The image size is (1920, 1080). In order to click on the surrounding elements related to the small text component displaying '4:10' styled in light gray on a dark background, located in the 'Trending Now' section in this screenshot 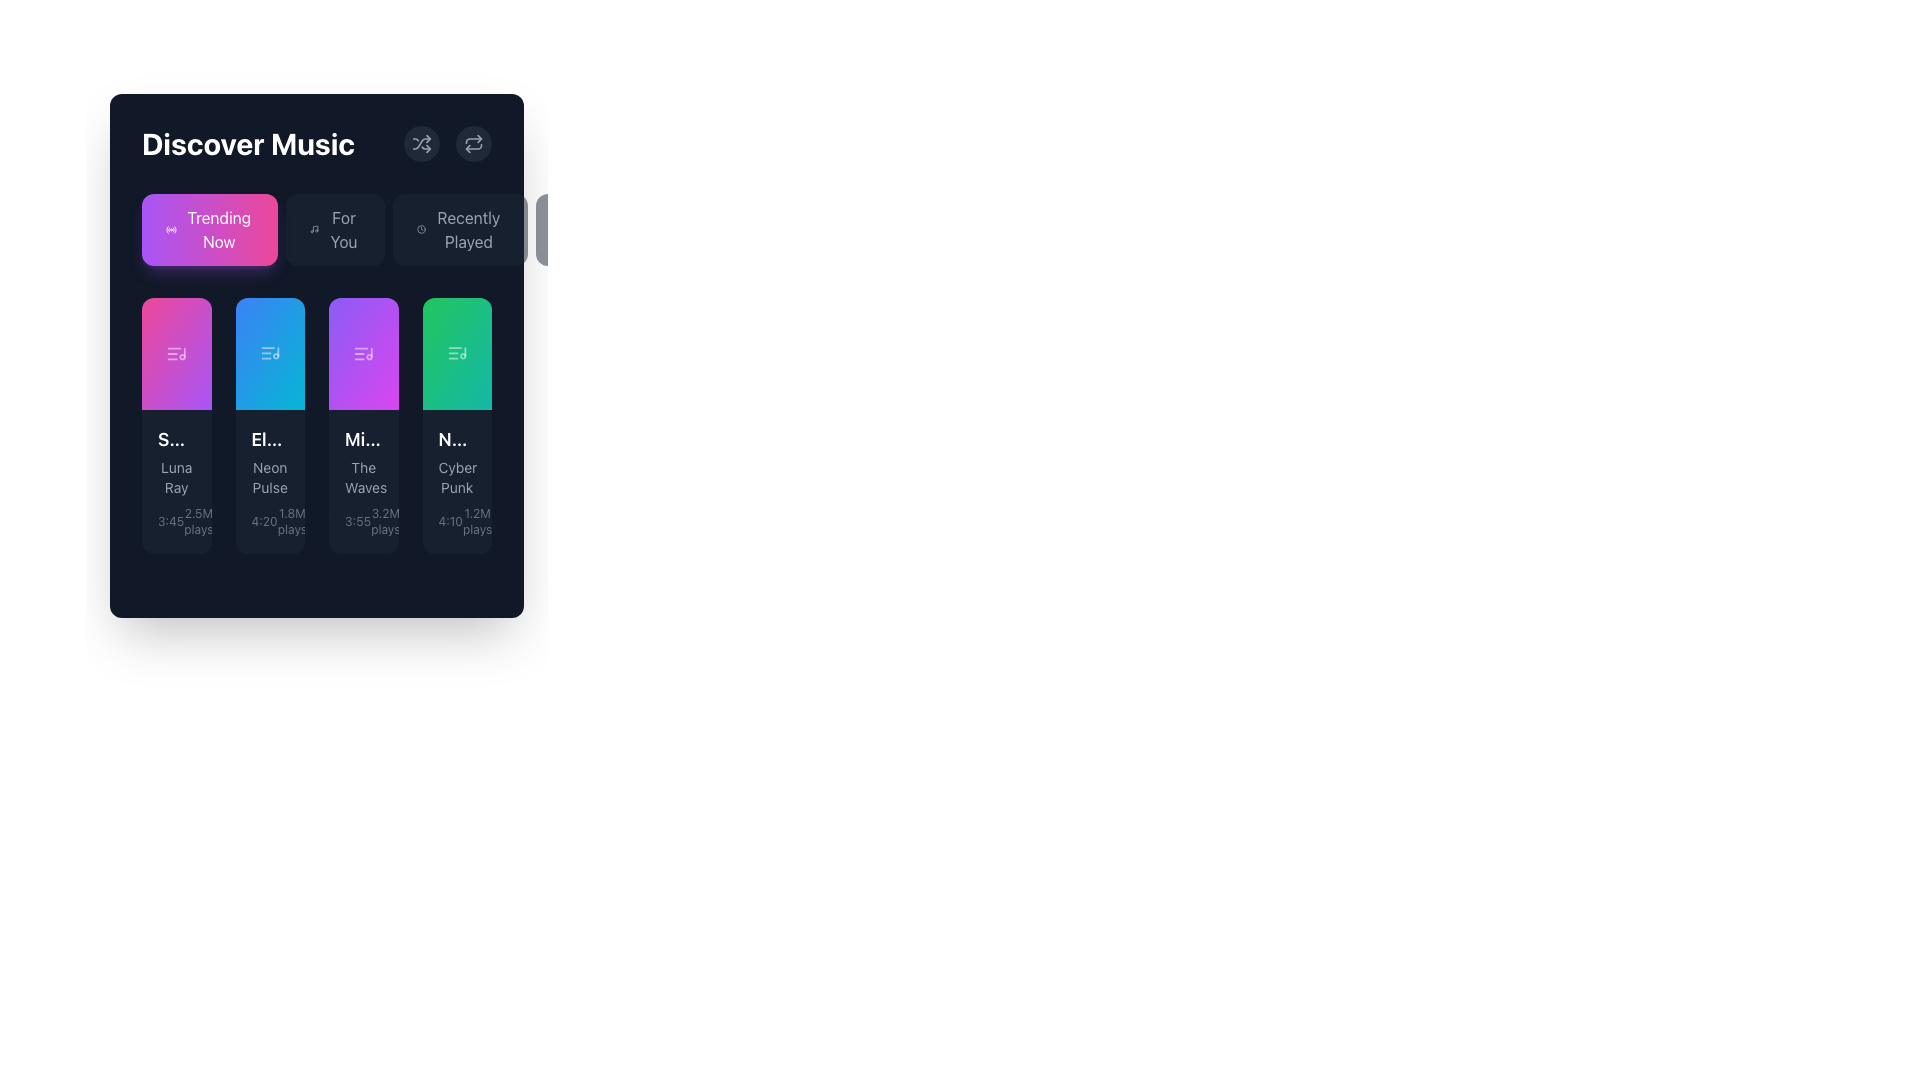, I will do `click(449, 520)`.